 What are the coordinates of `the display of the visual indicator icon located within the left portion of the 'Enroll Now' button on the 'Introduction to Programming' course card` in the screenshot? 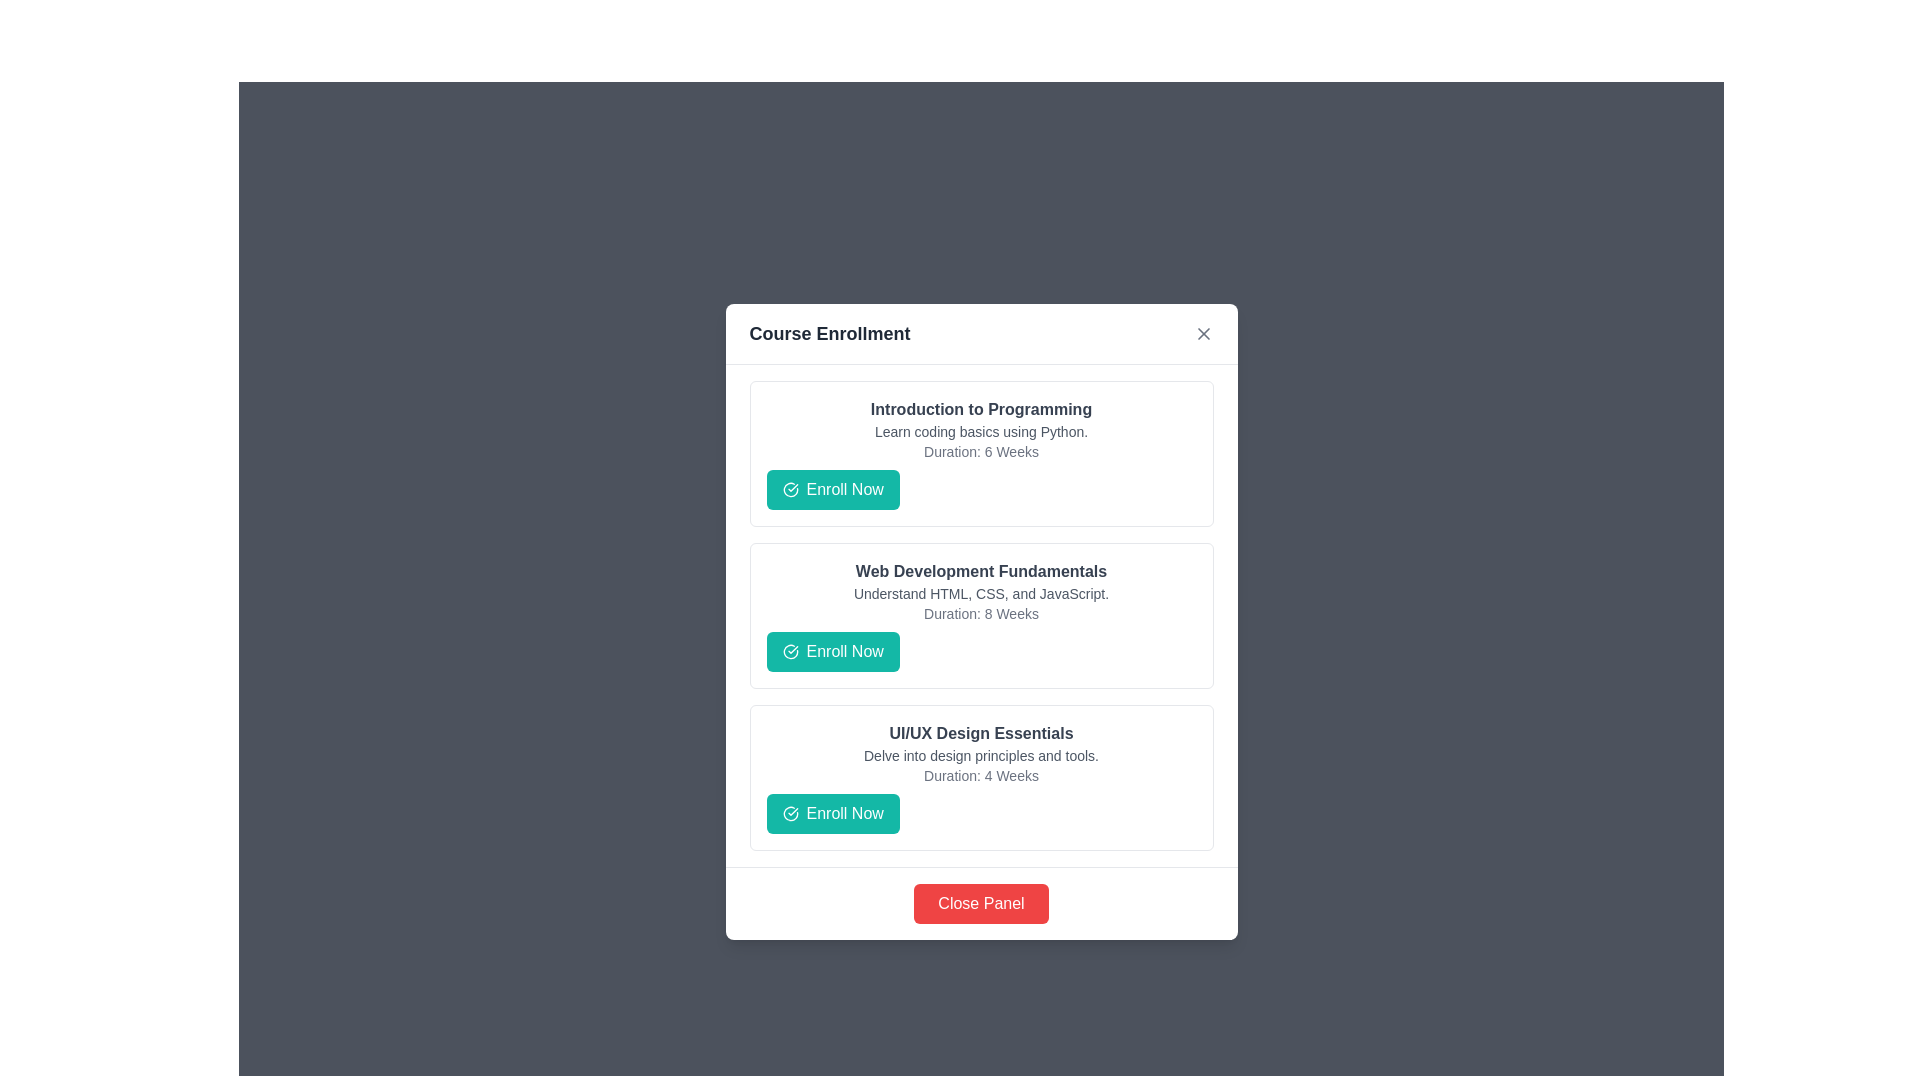 It's located at (789, 489).